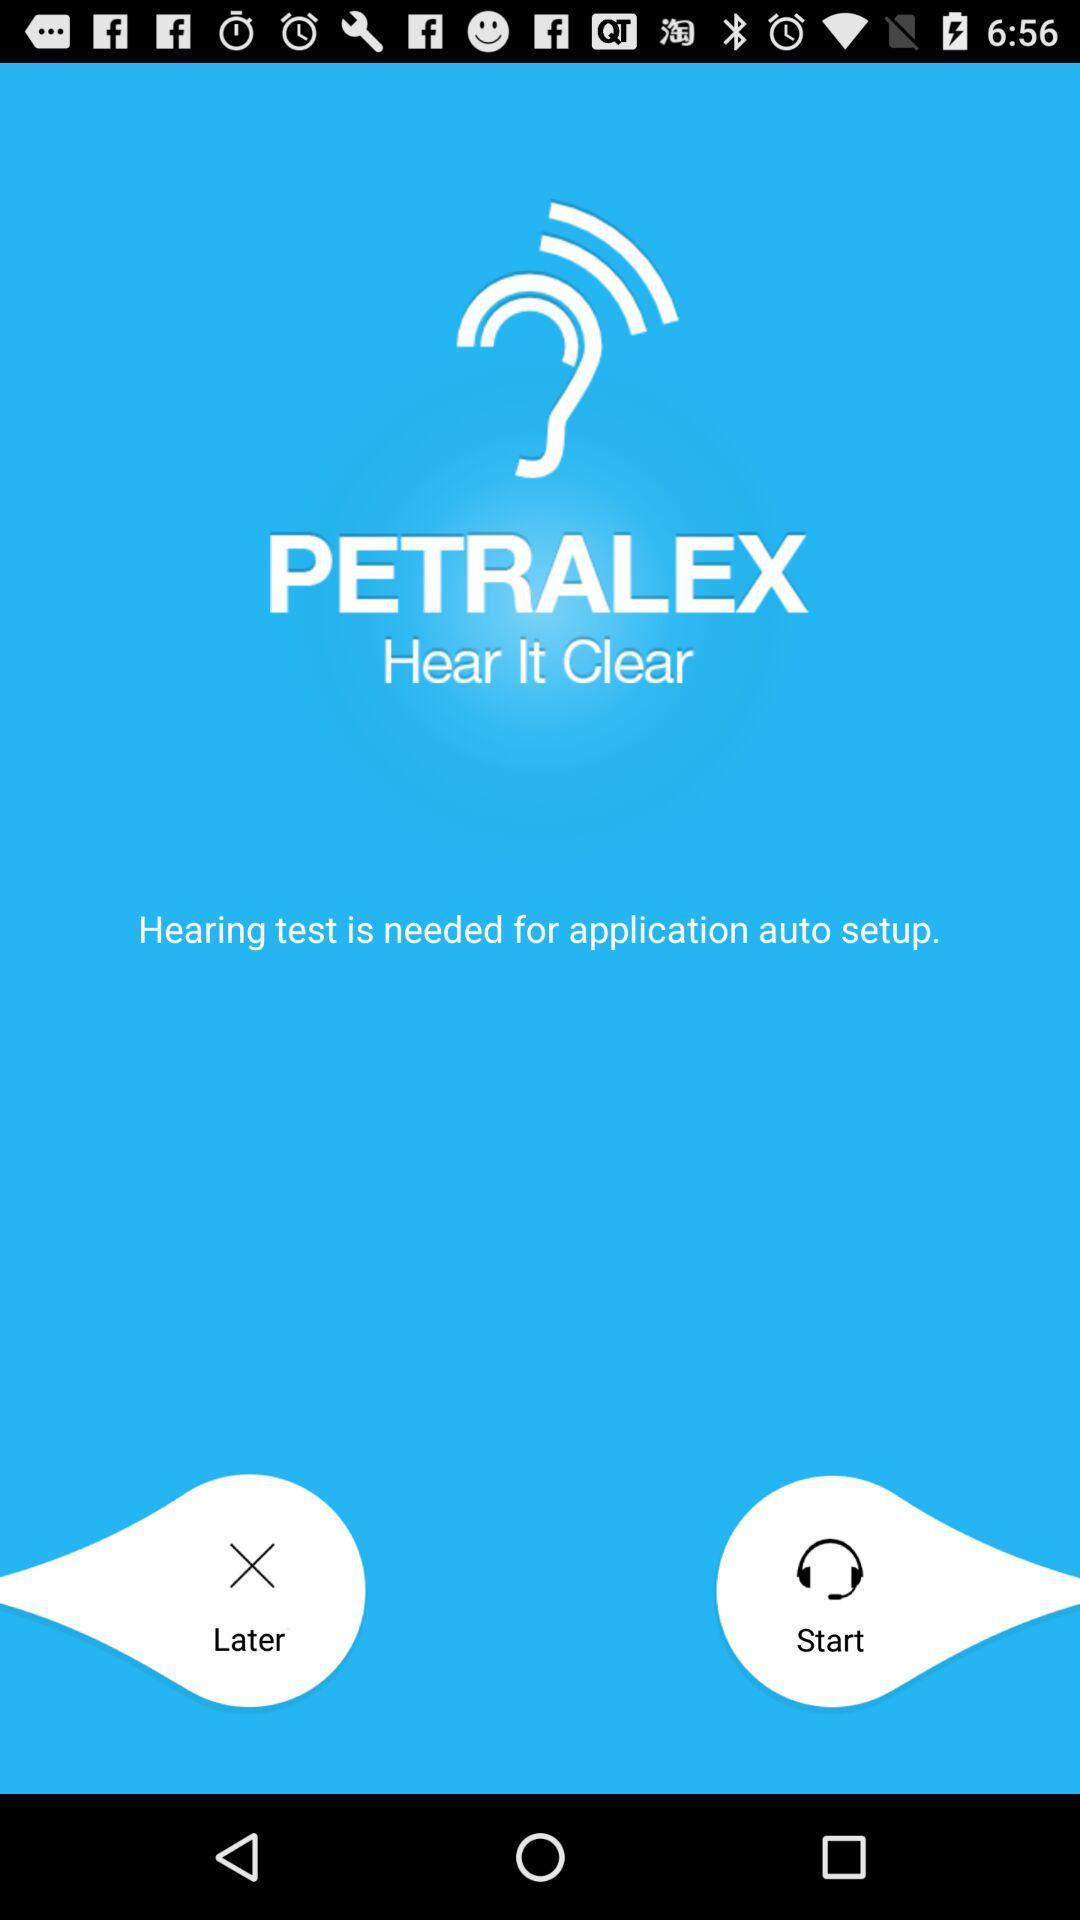  I want to click on the icon to the left of start icon, so click(183, 1592).